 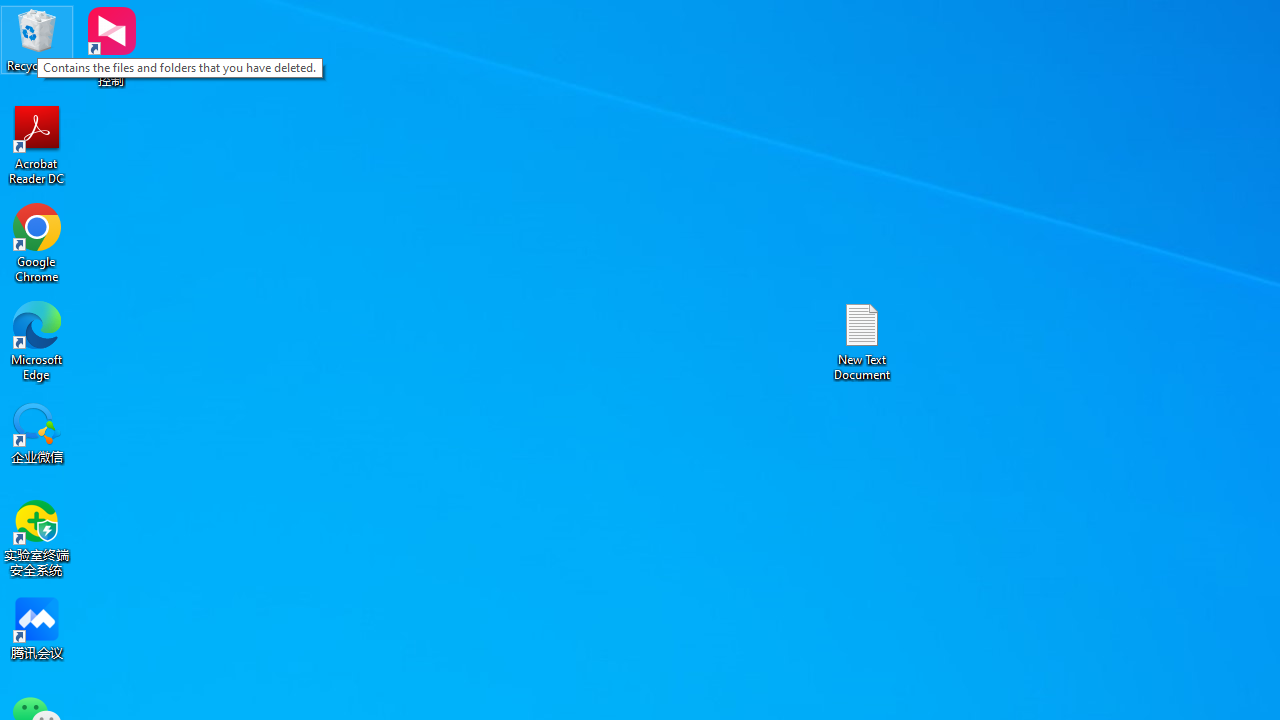 What do you see at coordinates (37, 144) in the screenshot?
I see `'Acrobat Reader DC'` at bounding box center [37, 144].